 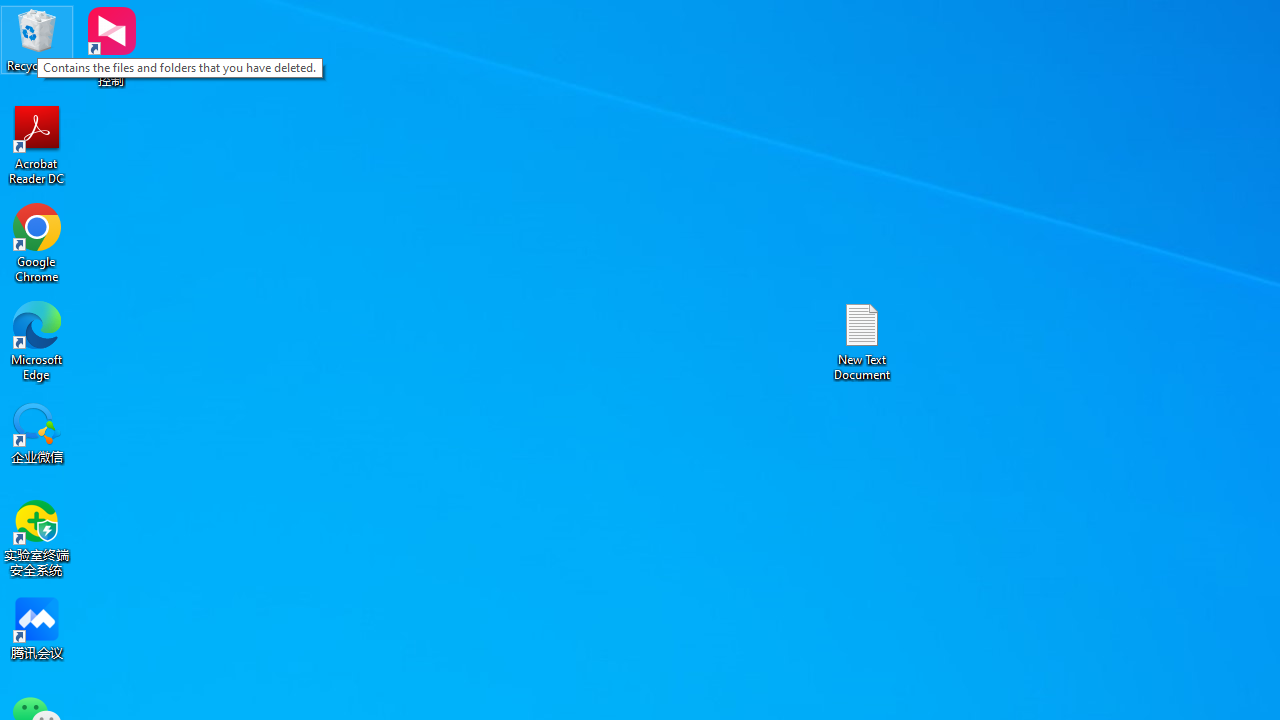 What do you see at coordinates (37, 144) in the screenshot?
I see `'Acrobat Reader DC'` at bounding box center [37, 144].